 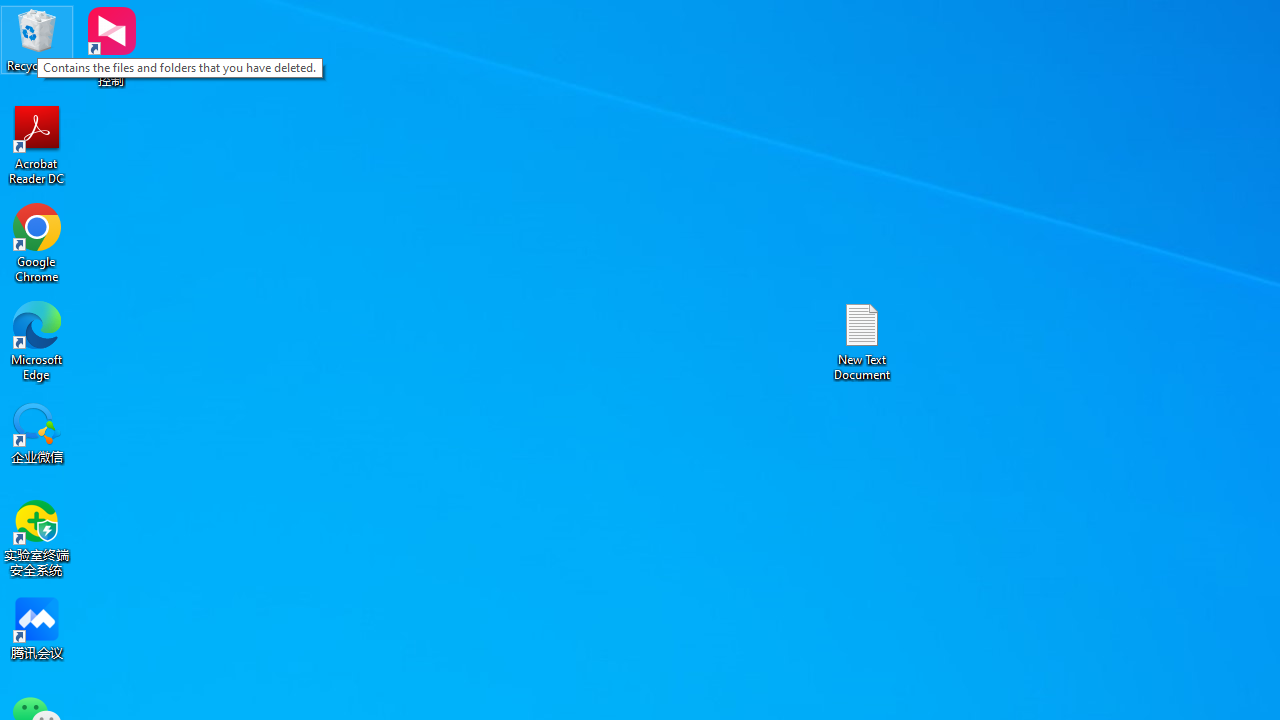 What do you see at coordinates (37, 144) in the screenshot?
I see `'Acrobat Reader DC'` at bounding box center [37, 144].